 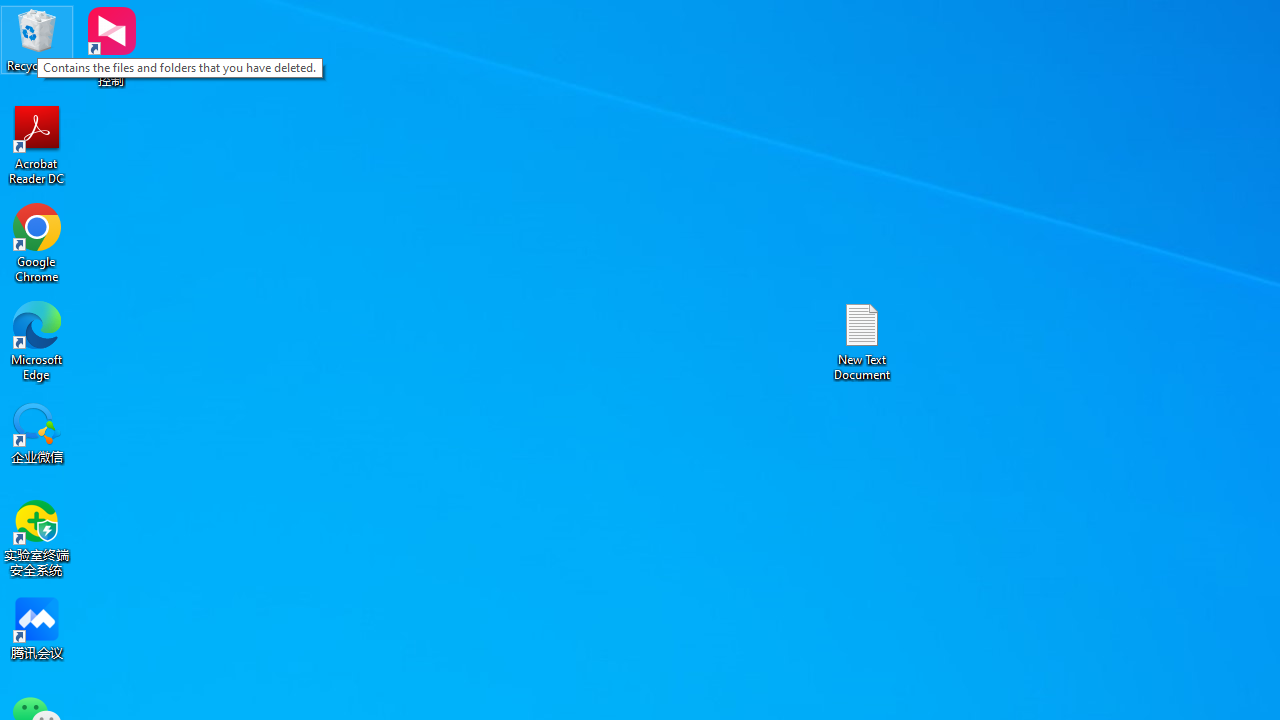 What do you see at coordinates (37, 144) in the screenshot?
I see `'Acrobat Reader DC'` at bounding box center [37, 144].